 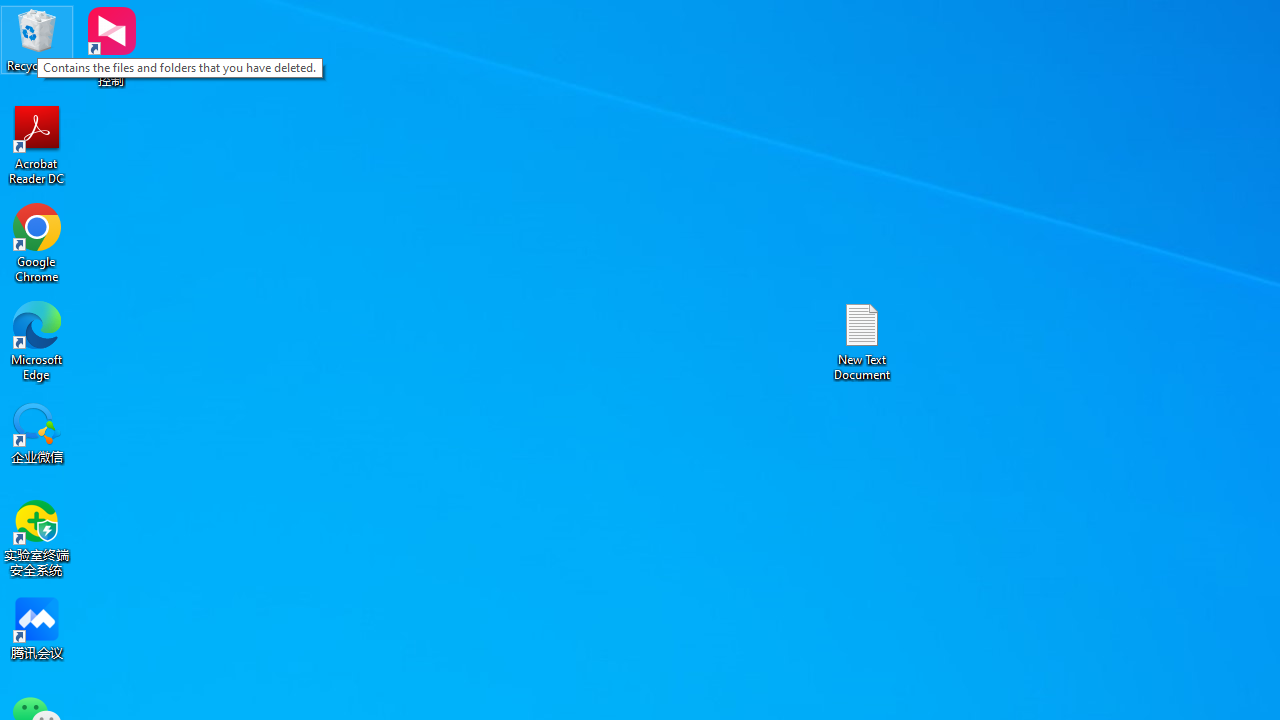 What do you see at coordinates (37, 144) in the screenshot?
I see `'Acrobat Reader DC'` at bounding box center [37, 144].